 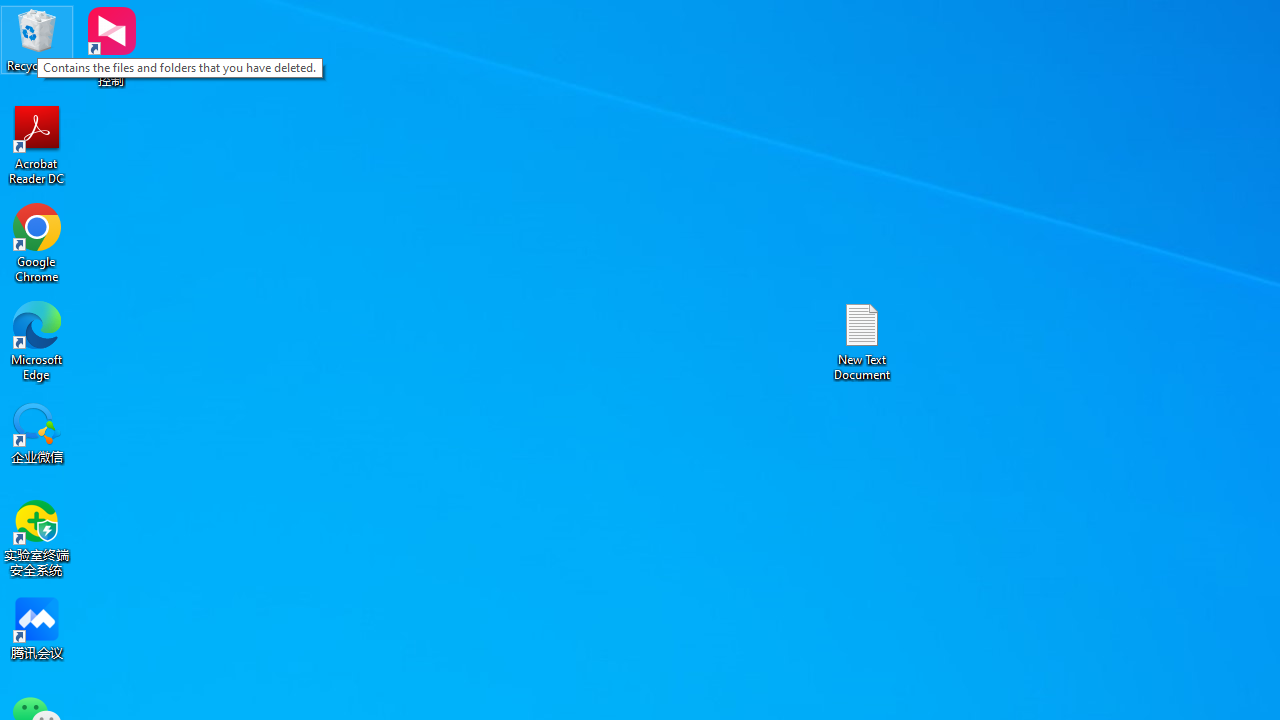 What do you see at coordinates (37, 144) in the screenshot?
I see `'Acrobat Reader DC'` at bounding box center [37, 144].